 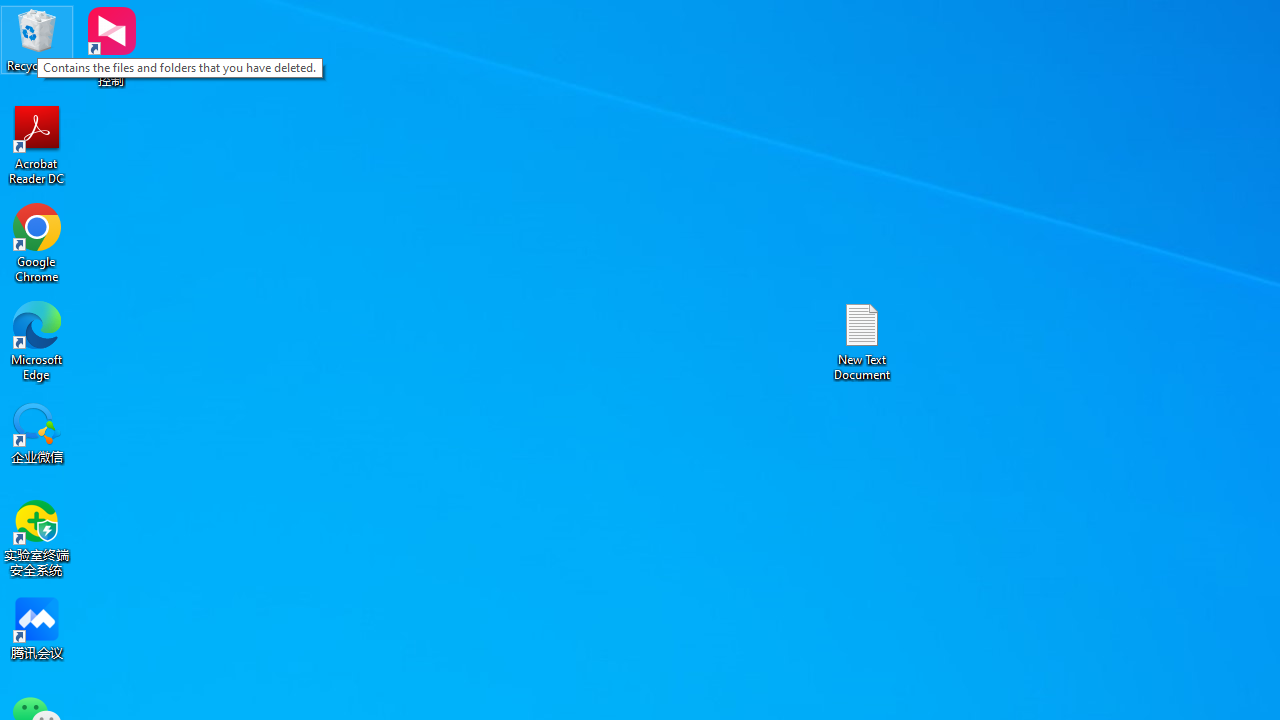 What do you see at coordinates (37, 144) in the screenshot?
I see `'Acrobat Reader DC'` at bounding box center [37, 144].